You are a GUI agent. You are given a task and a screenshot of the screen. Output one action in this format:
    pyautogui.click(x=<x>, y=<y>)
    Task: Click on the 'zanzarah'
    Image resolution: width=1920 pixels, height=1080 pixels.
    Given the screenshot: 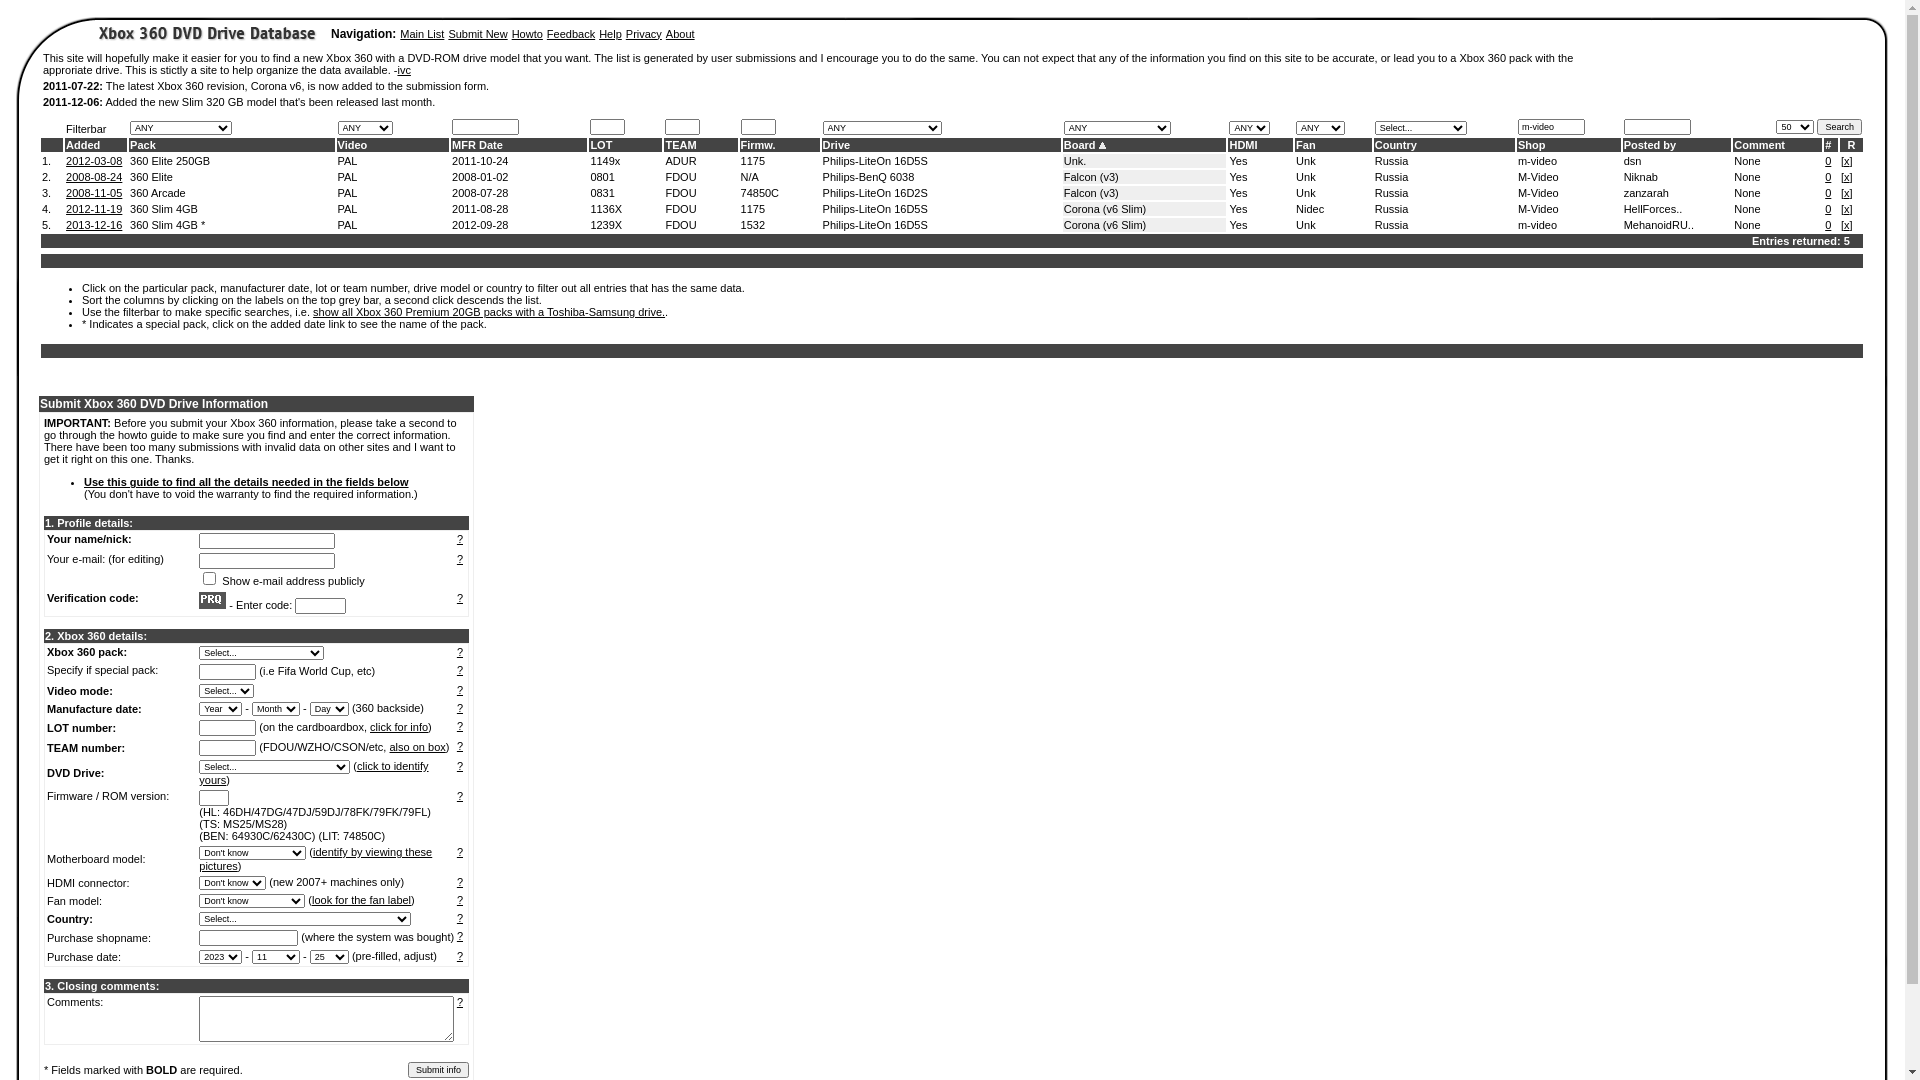 What is the action you would take?
    pyautogui.click(x=1646, y=192)
    